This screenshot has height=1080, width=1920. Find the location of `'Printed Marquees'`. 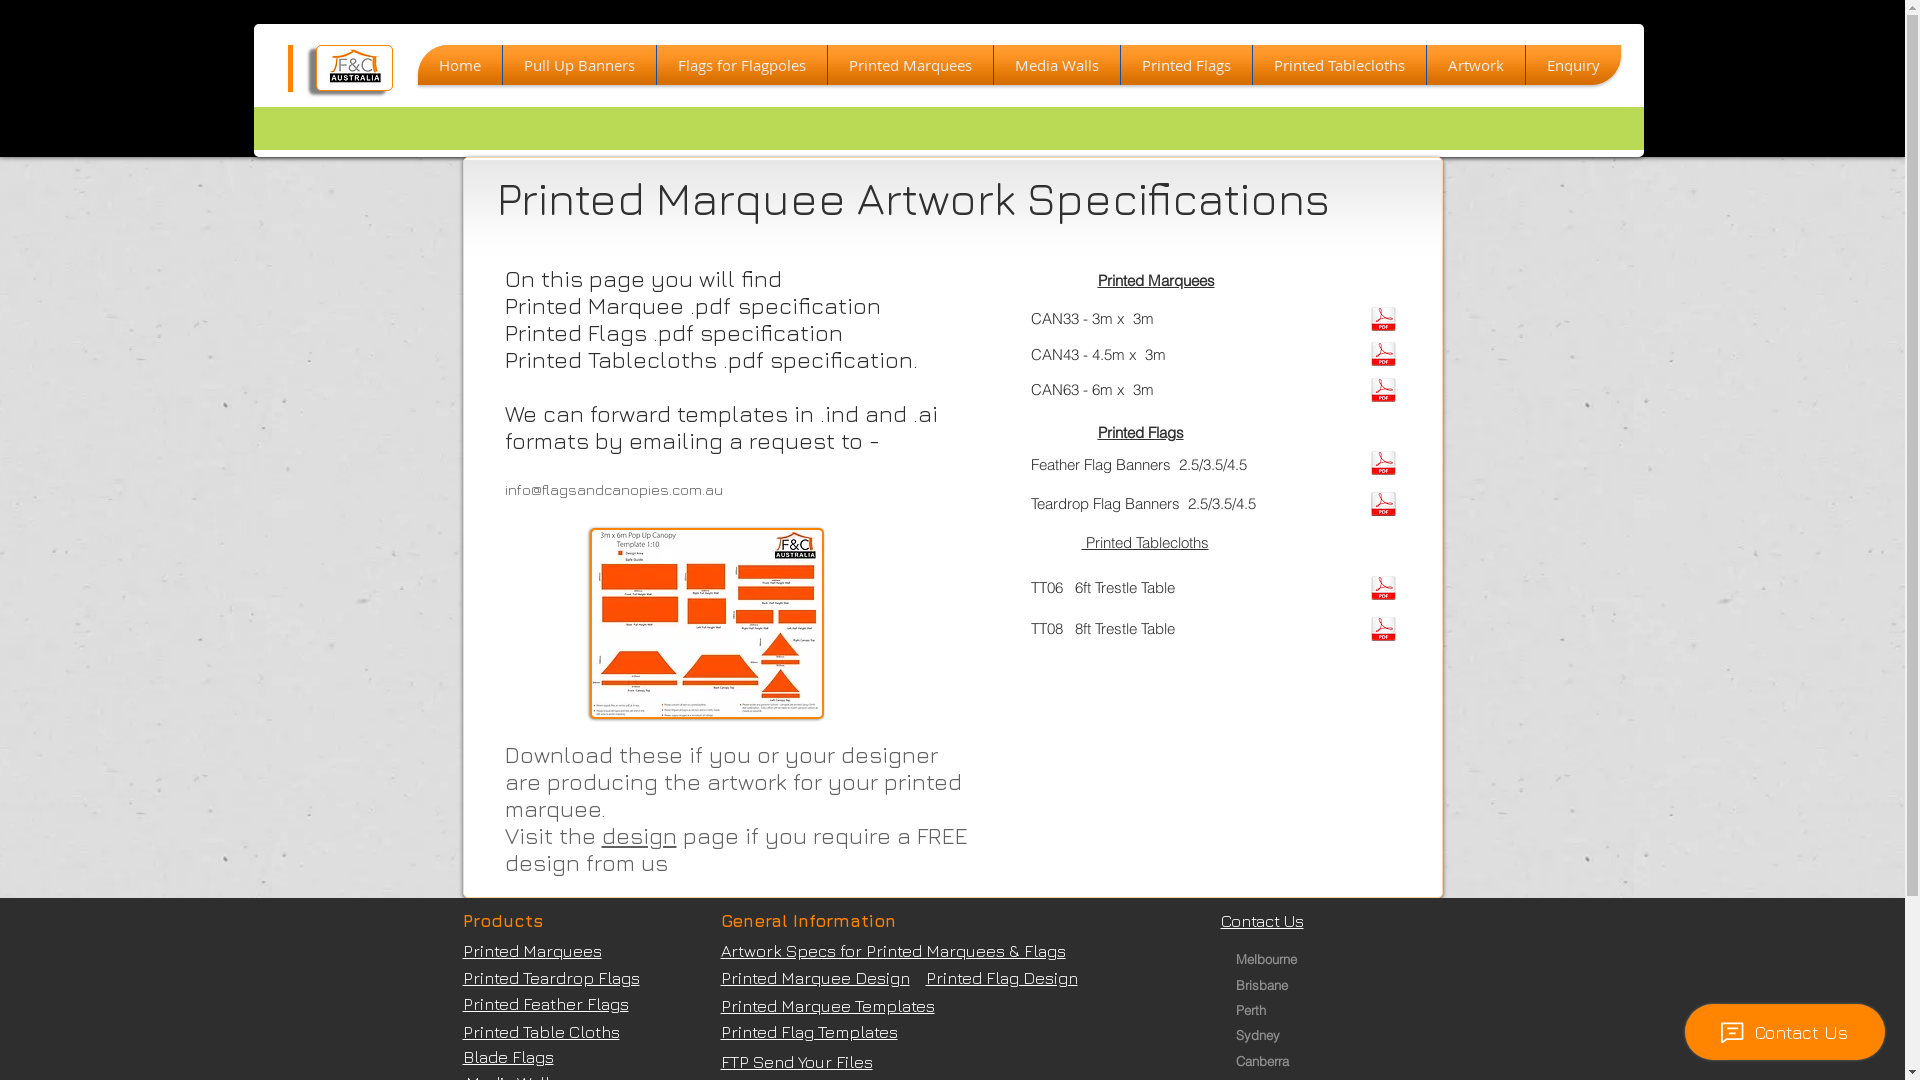

'Printed Marquees' is located at coordinates (531, 950).